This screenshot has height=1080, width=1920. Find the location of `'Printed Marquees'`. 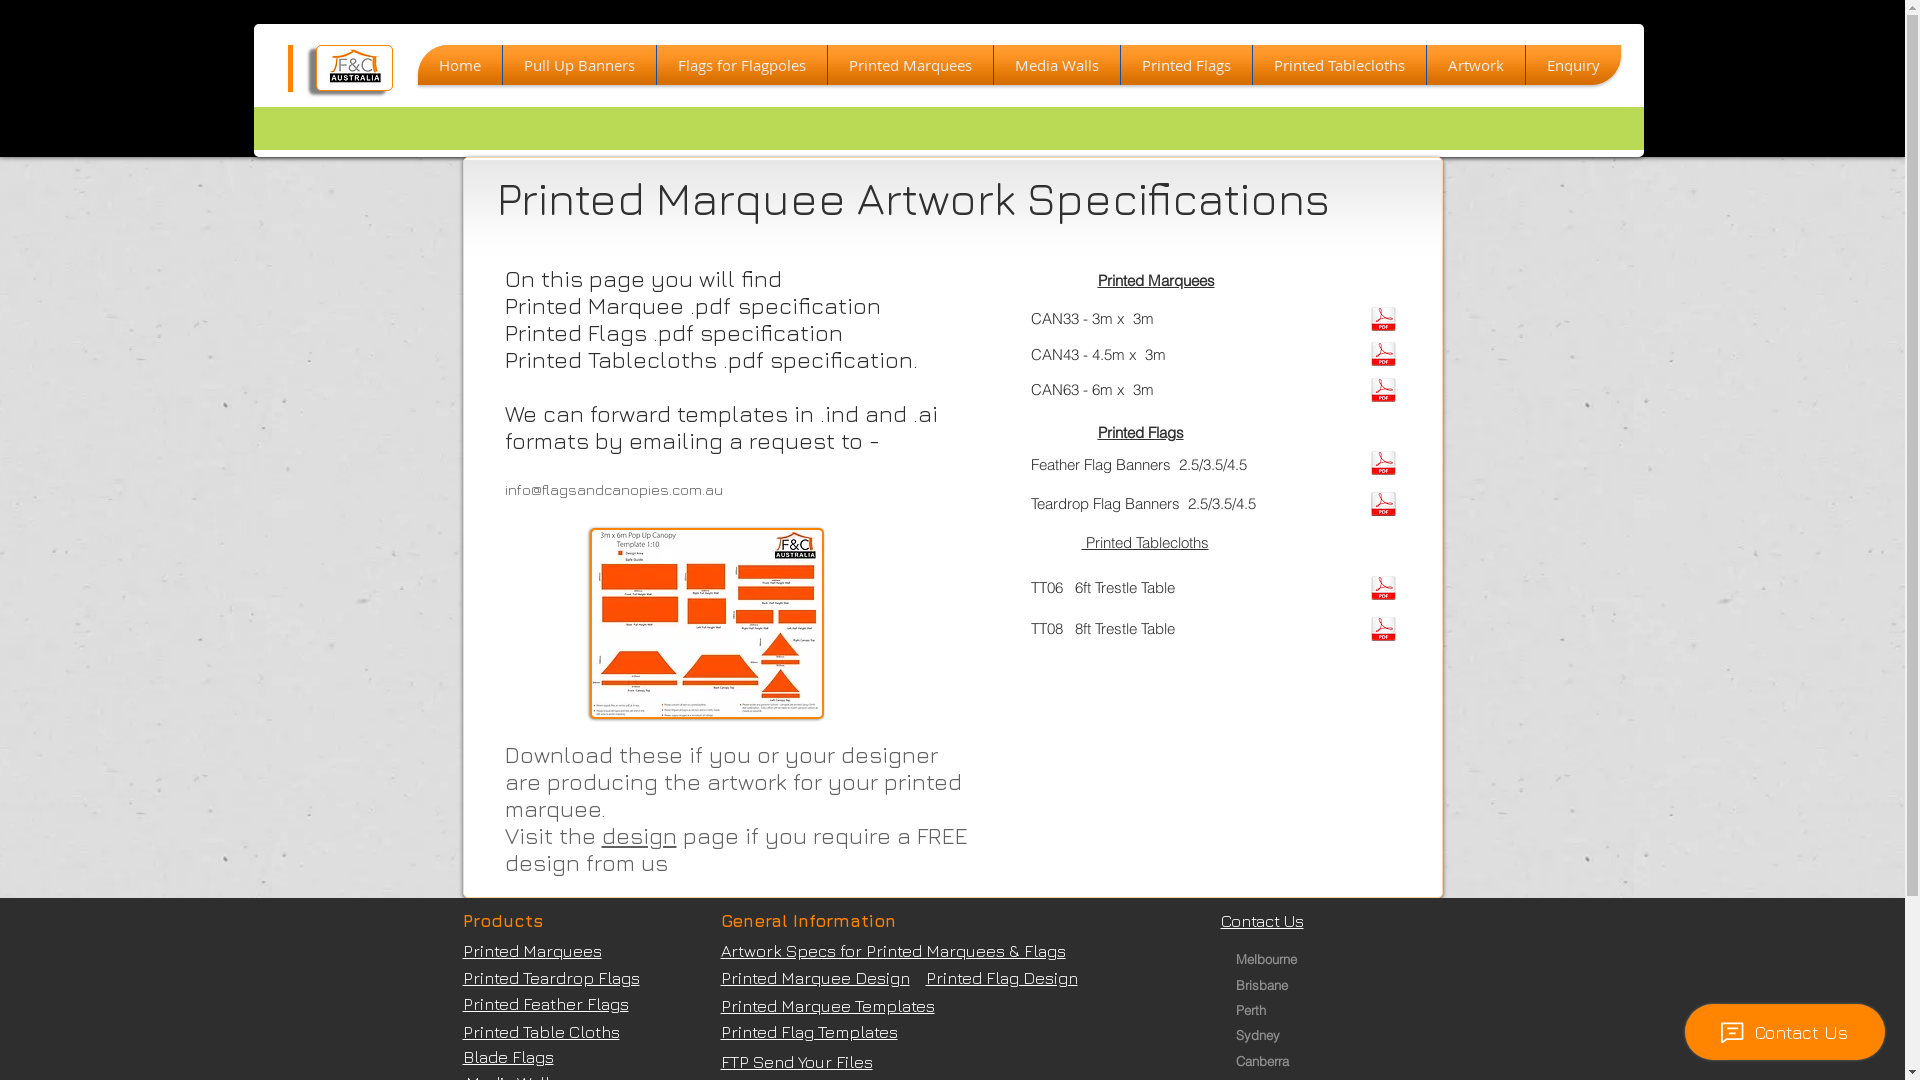

'Printed Marquees' is located at coordinates (531, 950).